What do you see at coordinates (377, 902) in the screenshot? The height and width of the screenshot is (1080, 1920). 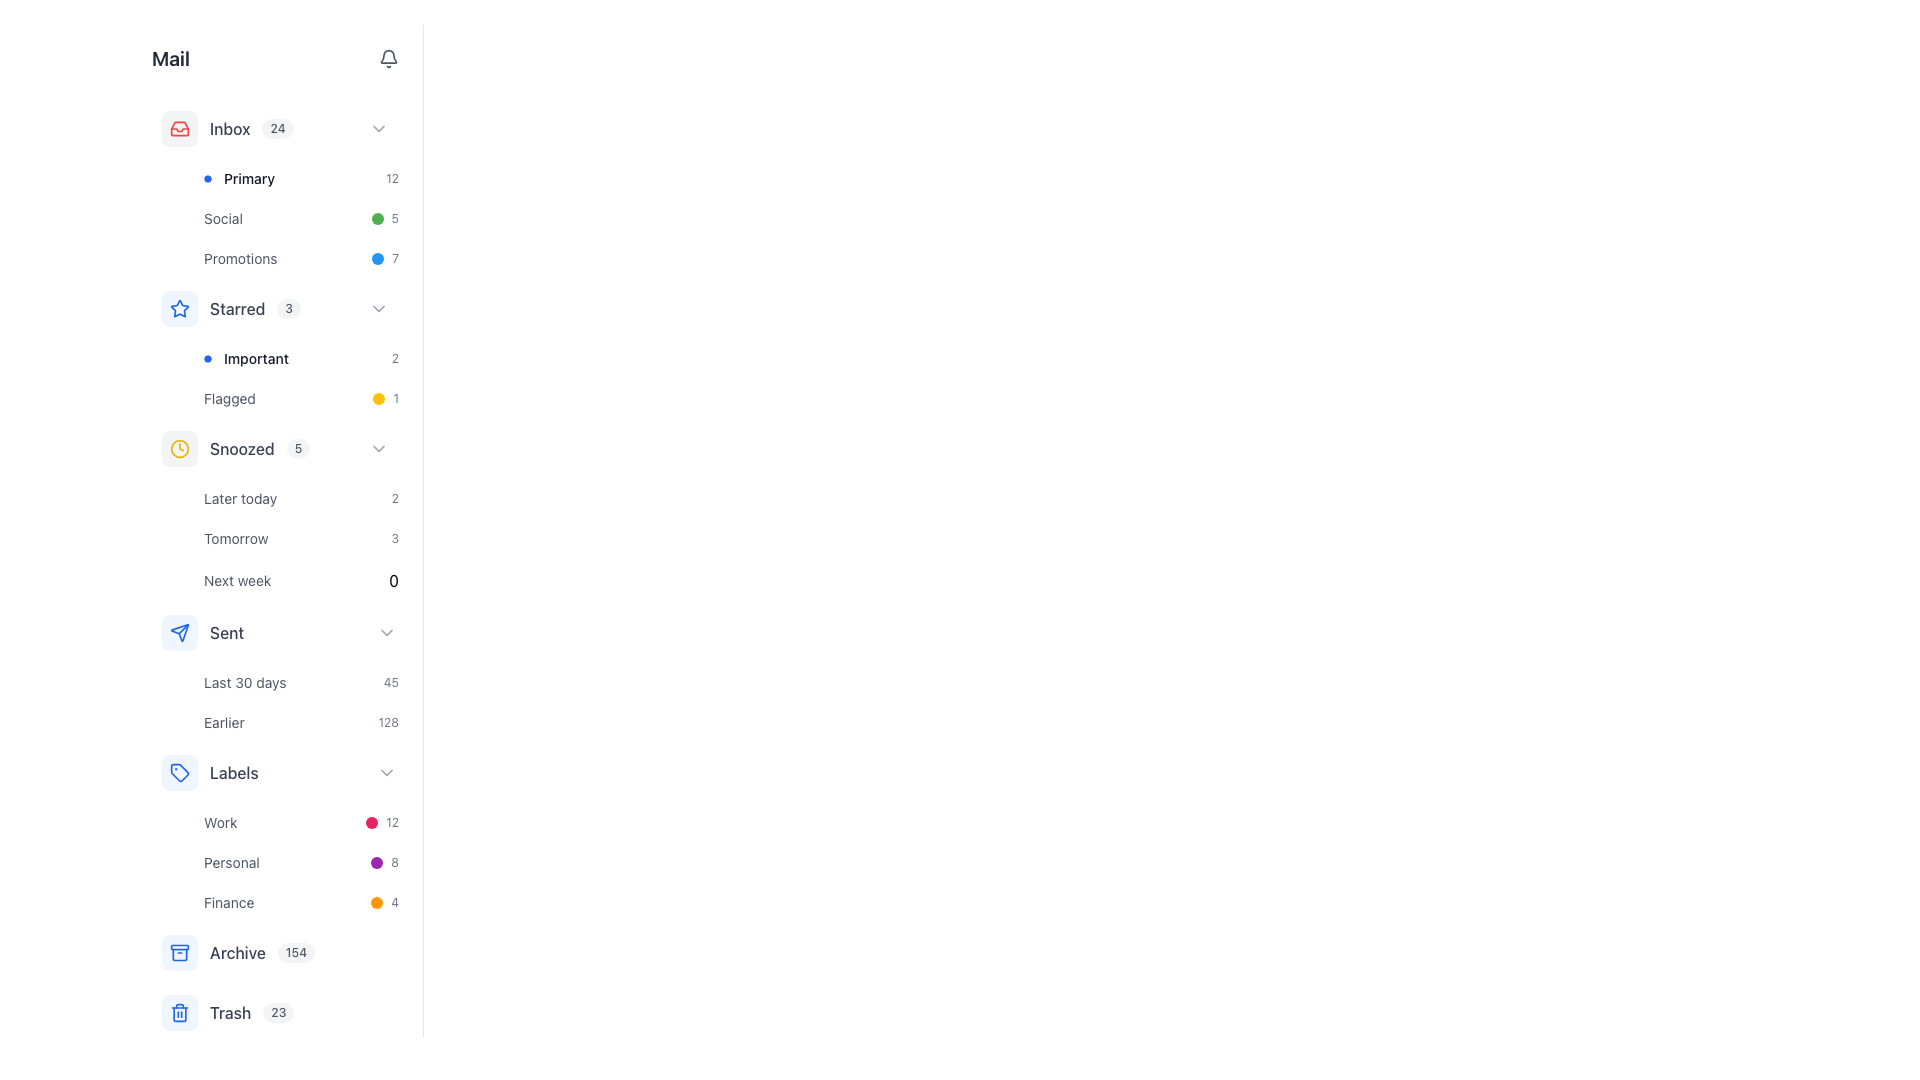 I see `the color-coded indicator or marker associated with the 'Finance' label located in the sidebar menu under the 'Labels' section, positioned immediately to the left of the number '4'` at bounding box center [377, 902].